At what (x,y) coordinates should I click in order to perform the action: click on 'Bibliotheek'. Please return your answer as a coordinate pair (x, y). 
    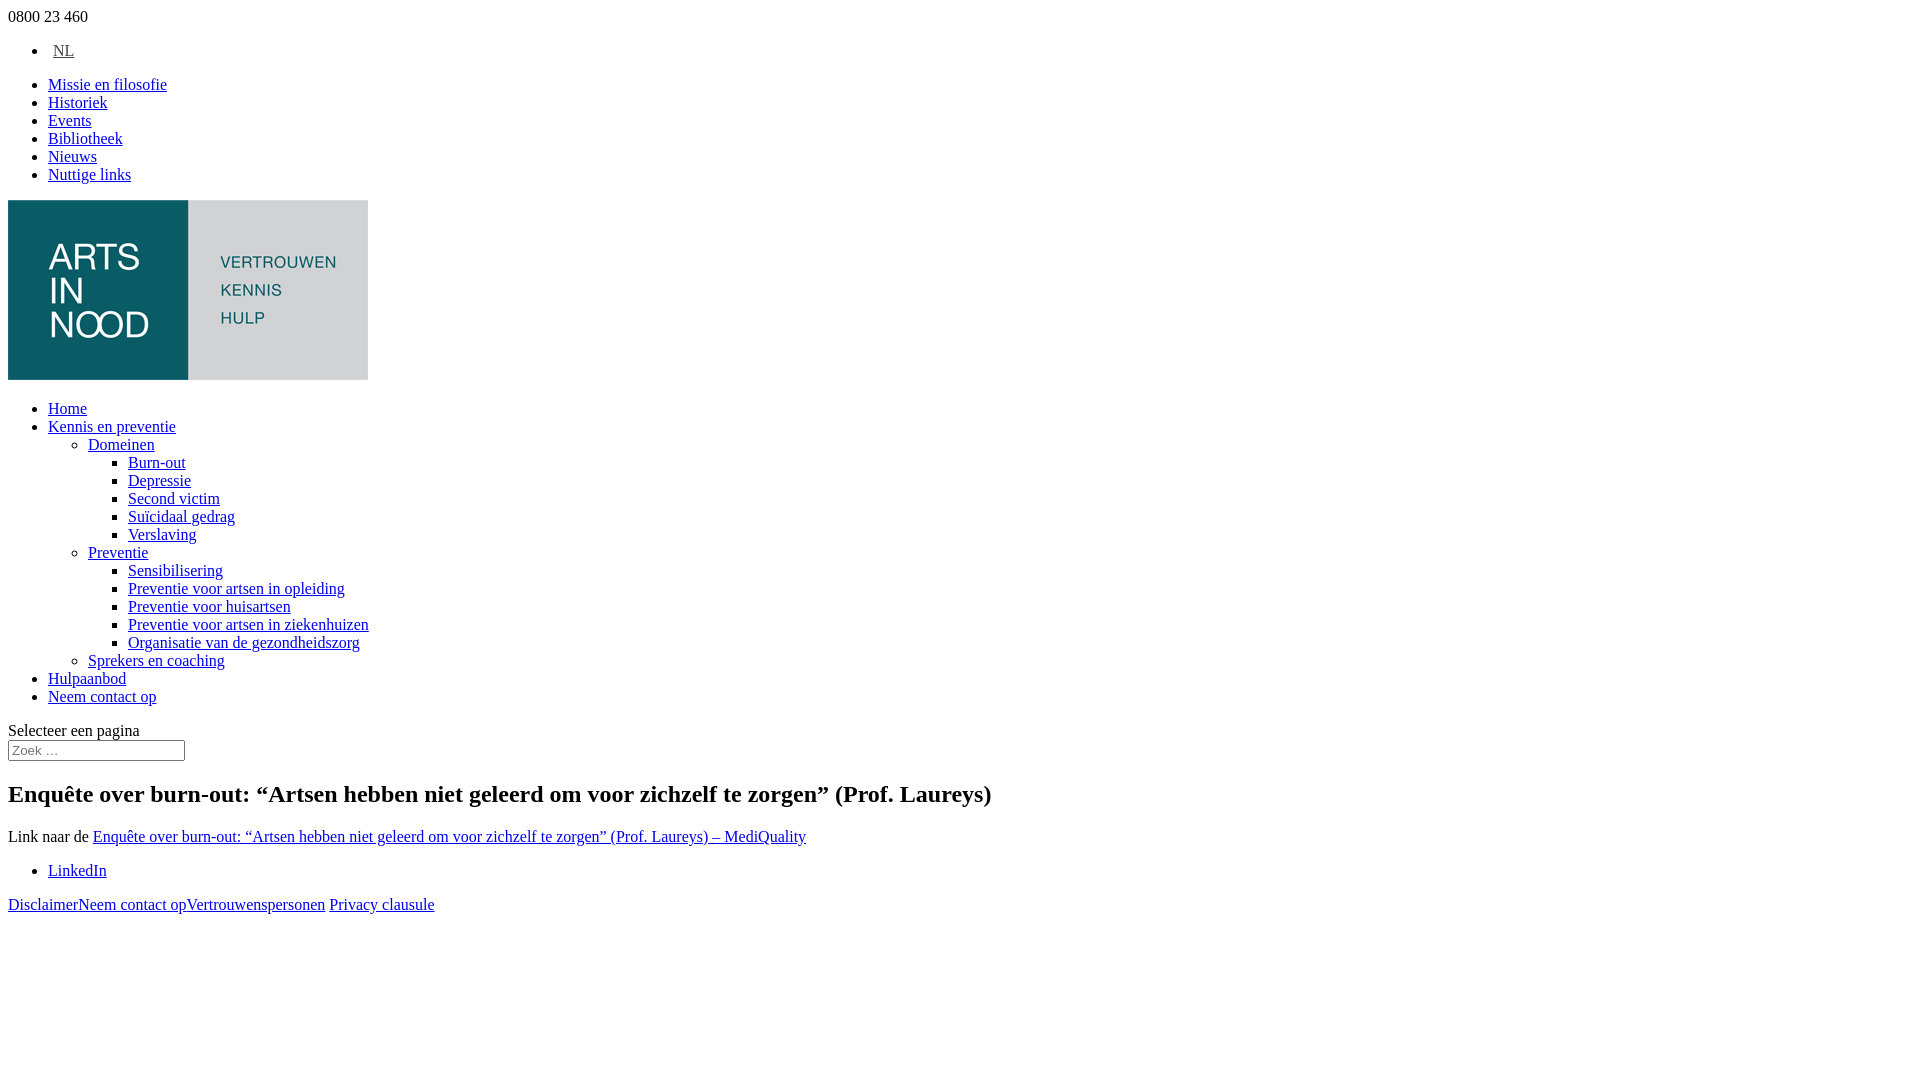
    Looking at the image, I should click on (84, 137).